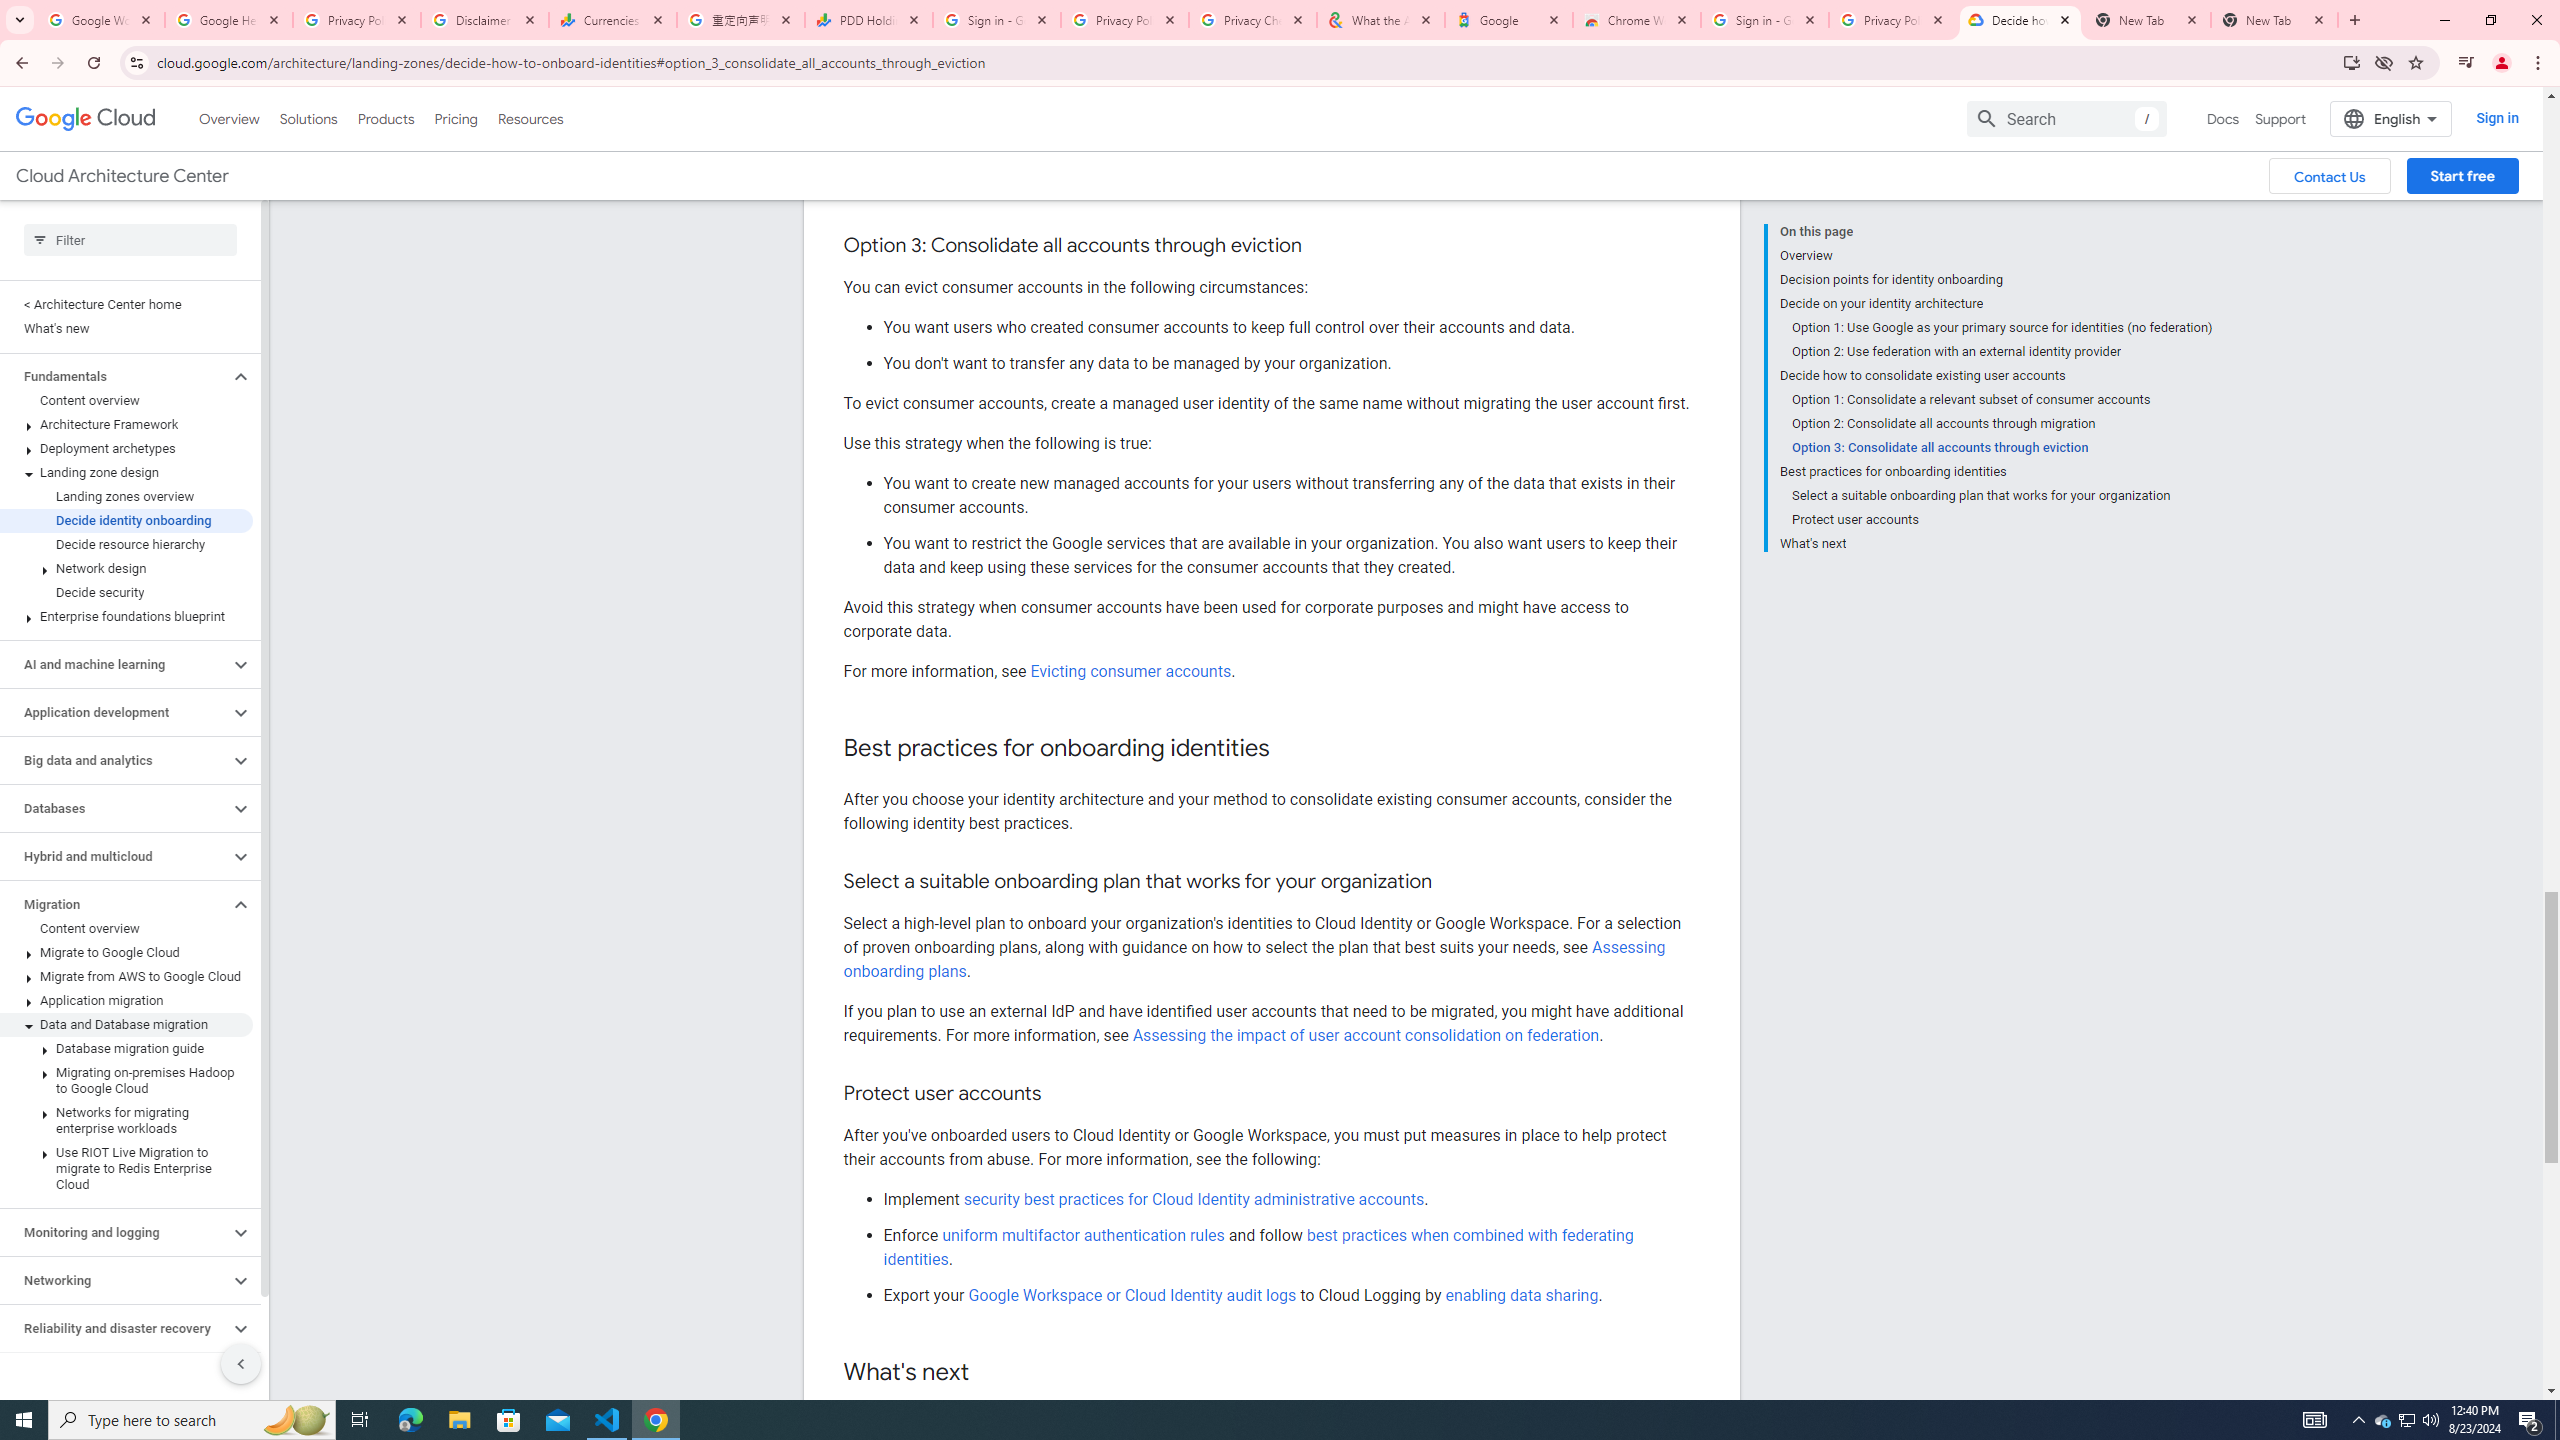  I want to click on 'Hybrid and multicloud', so click(113, 855).